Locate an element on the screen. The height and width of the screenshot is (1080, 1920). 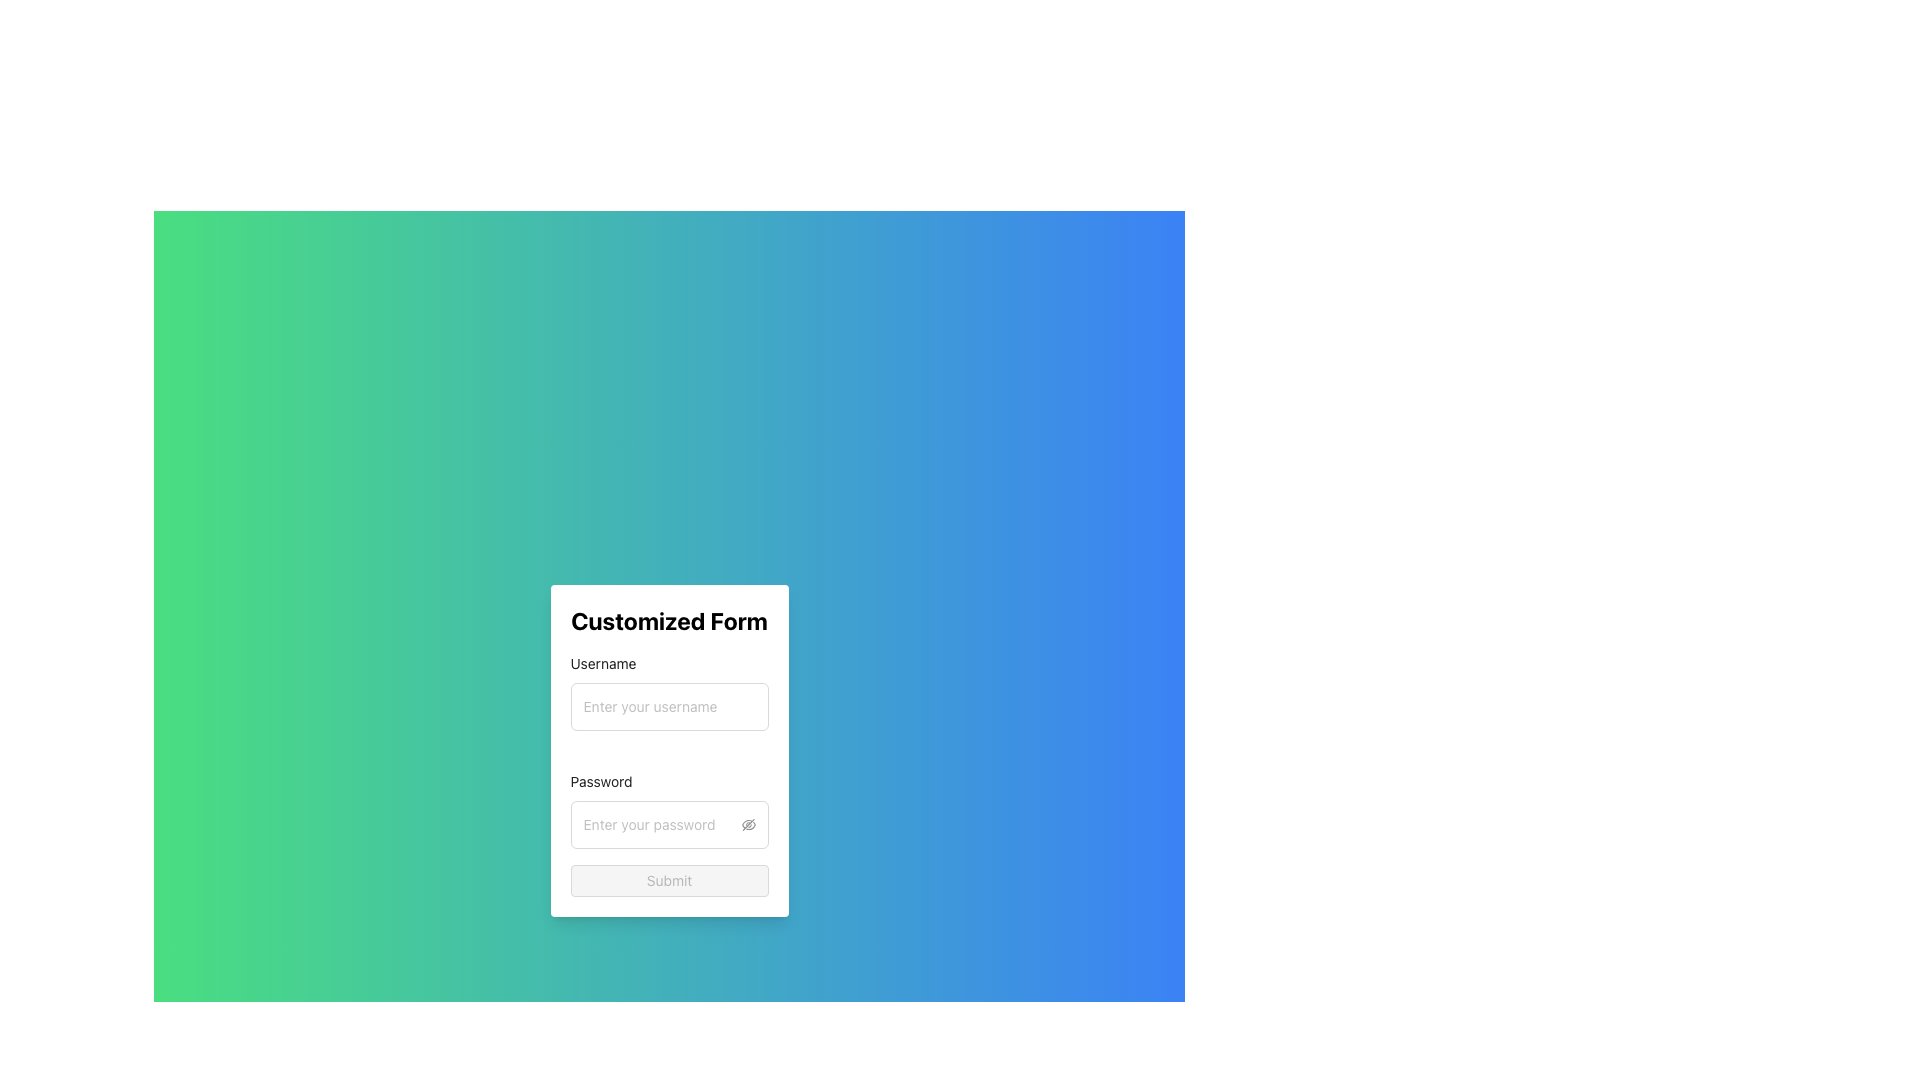
the visibility toggle icon, which resembles an eye with a slashed line through it, located on the right side of the password entry field is located at coordinates (747, 824).